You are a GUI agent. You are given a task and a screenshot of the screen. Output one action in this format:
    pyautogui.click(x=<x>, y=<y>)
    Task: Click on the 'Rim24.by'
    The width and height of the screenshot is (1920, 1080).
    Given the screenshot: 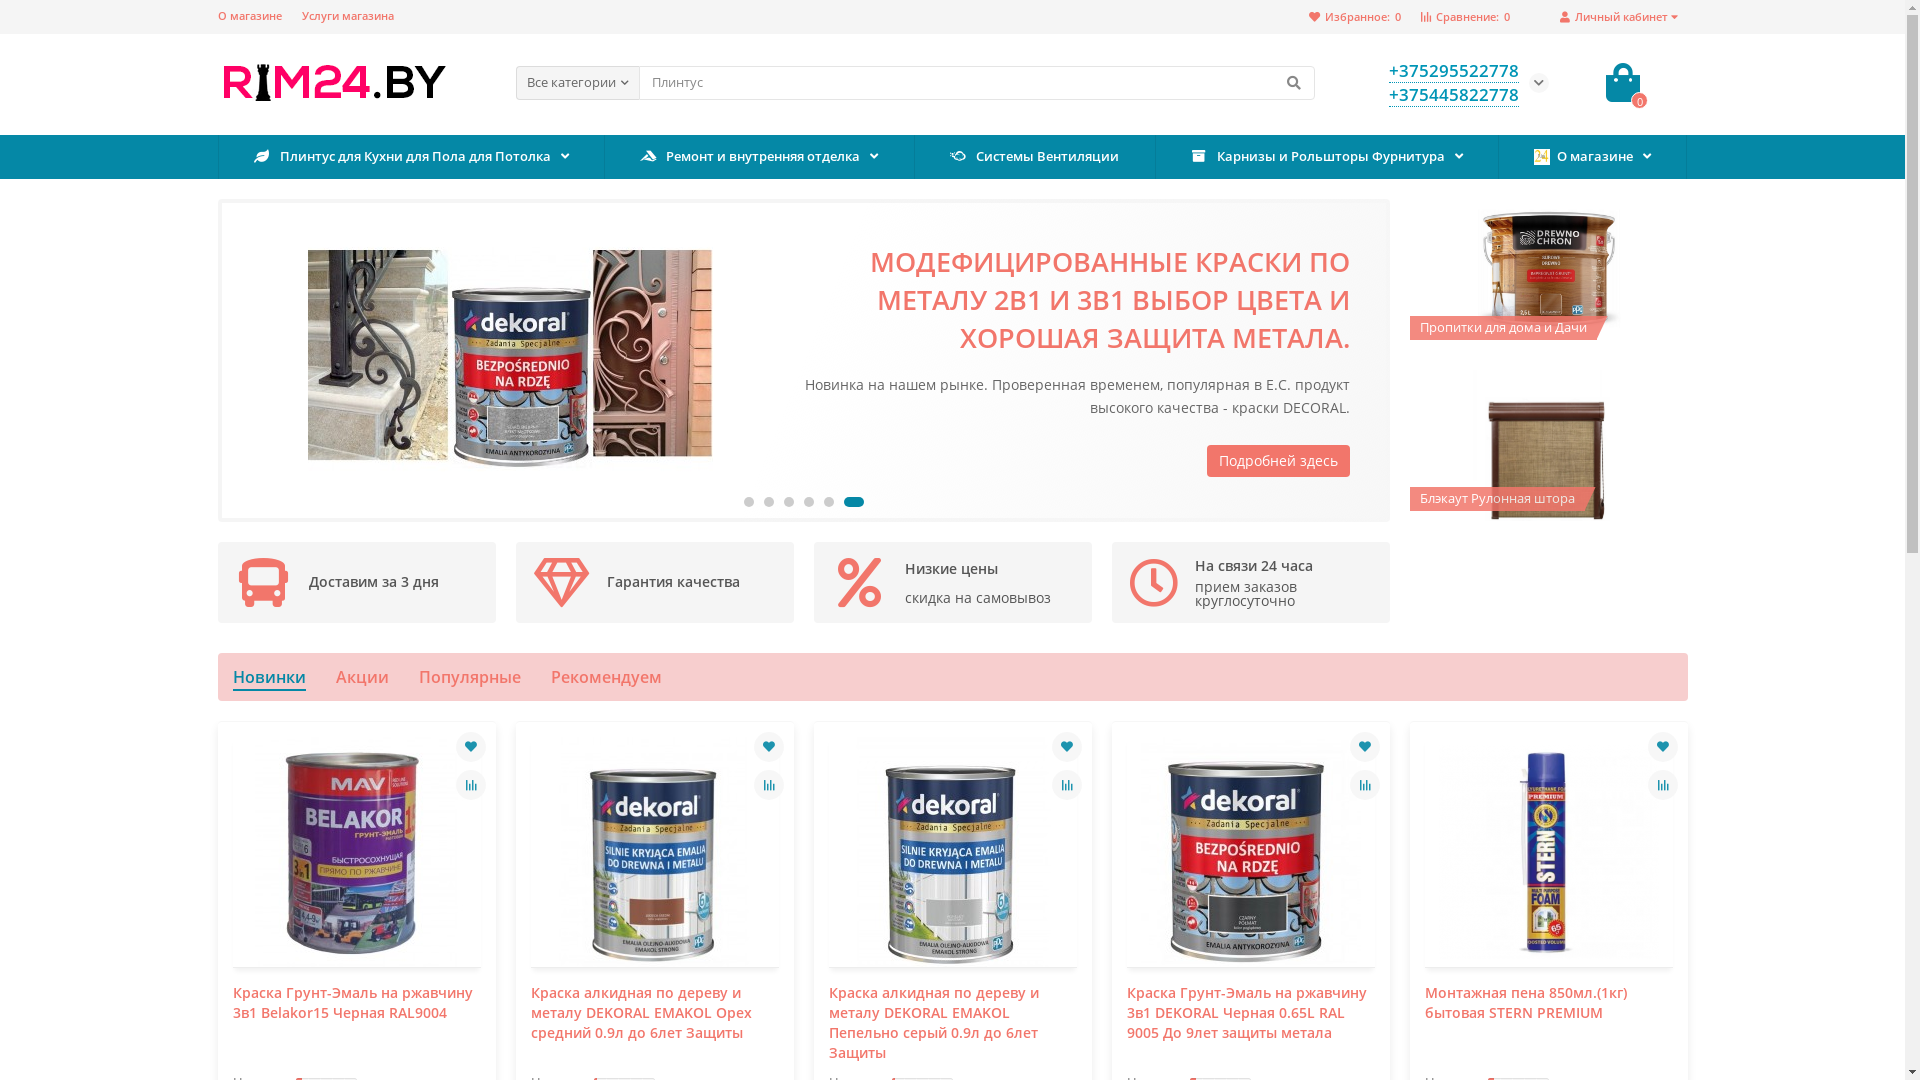 What is the action you would take?
    pyautogui.click(x=334, y=81)
    